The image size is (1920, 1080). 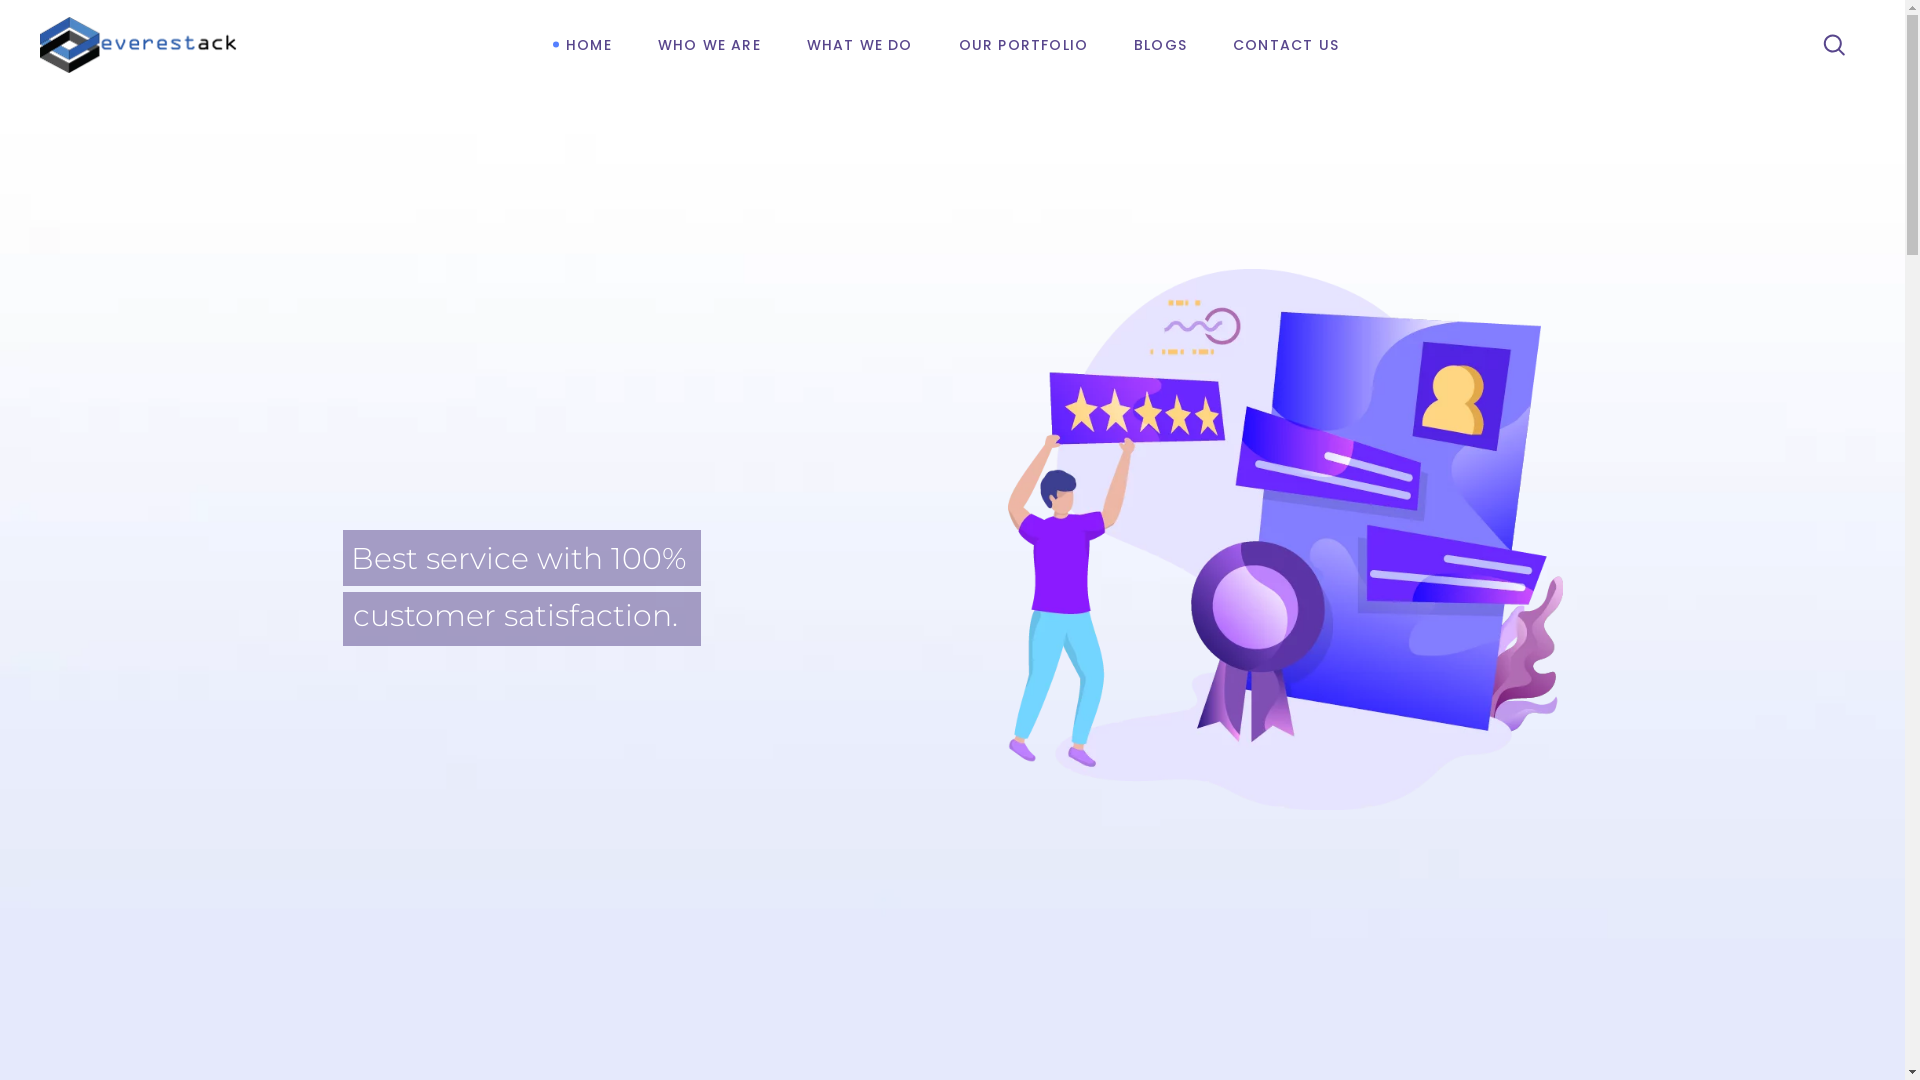 What do you see at coordinates (782, 45) in the screenshot?
I see `'WHAT WE DO'` at bounding box center [782, 45].